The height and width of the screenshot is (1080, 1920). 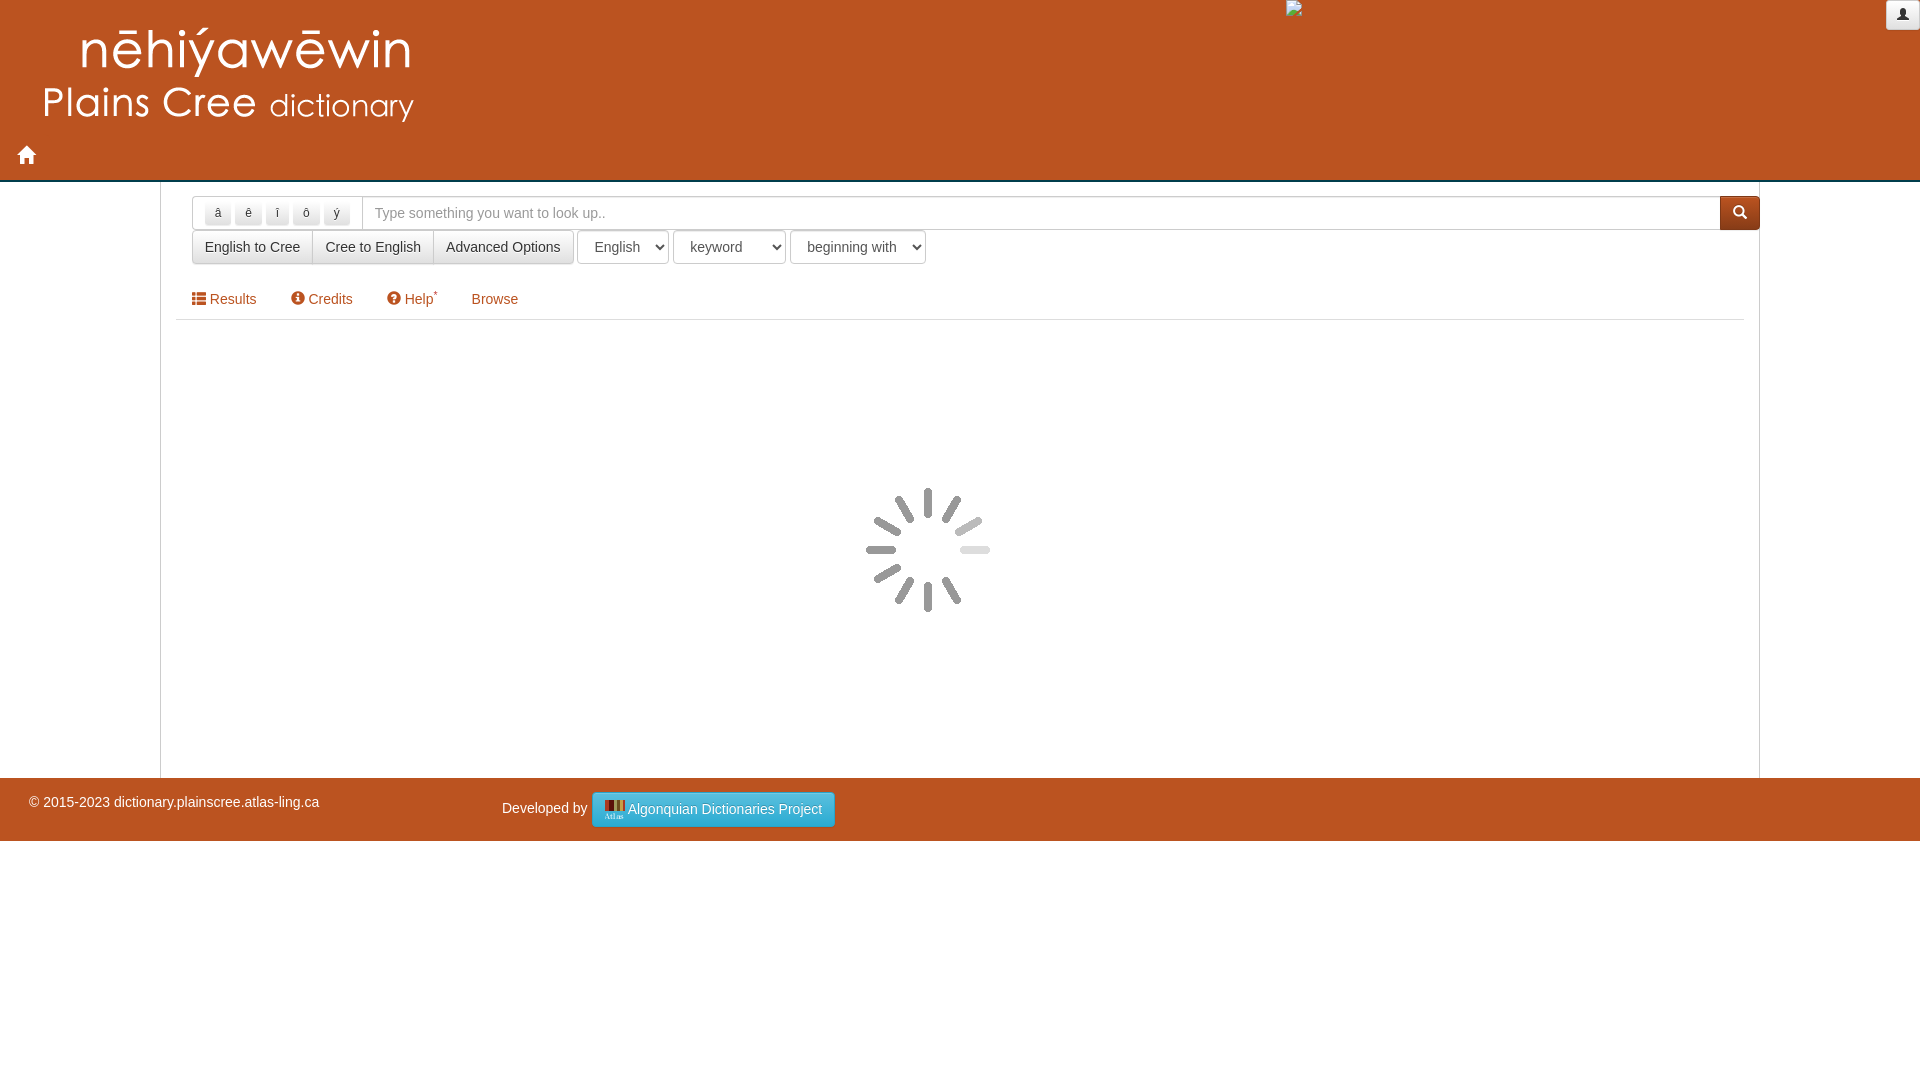 What do you see at coordinates (714, 808) in the screenshot?
I see `'Algonquian Dictionaries Project'` at bounding box center [714, 808].